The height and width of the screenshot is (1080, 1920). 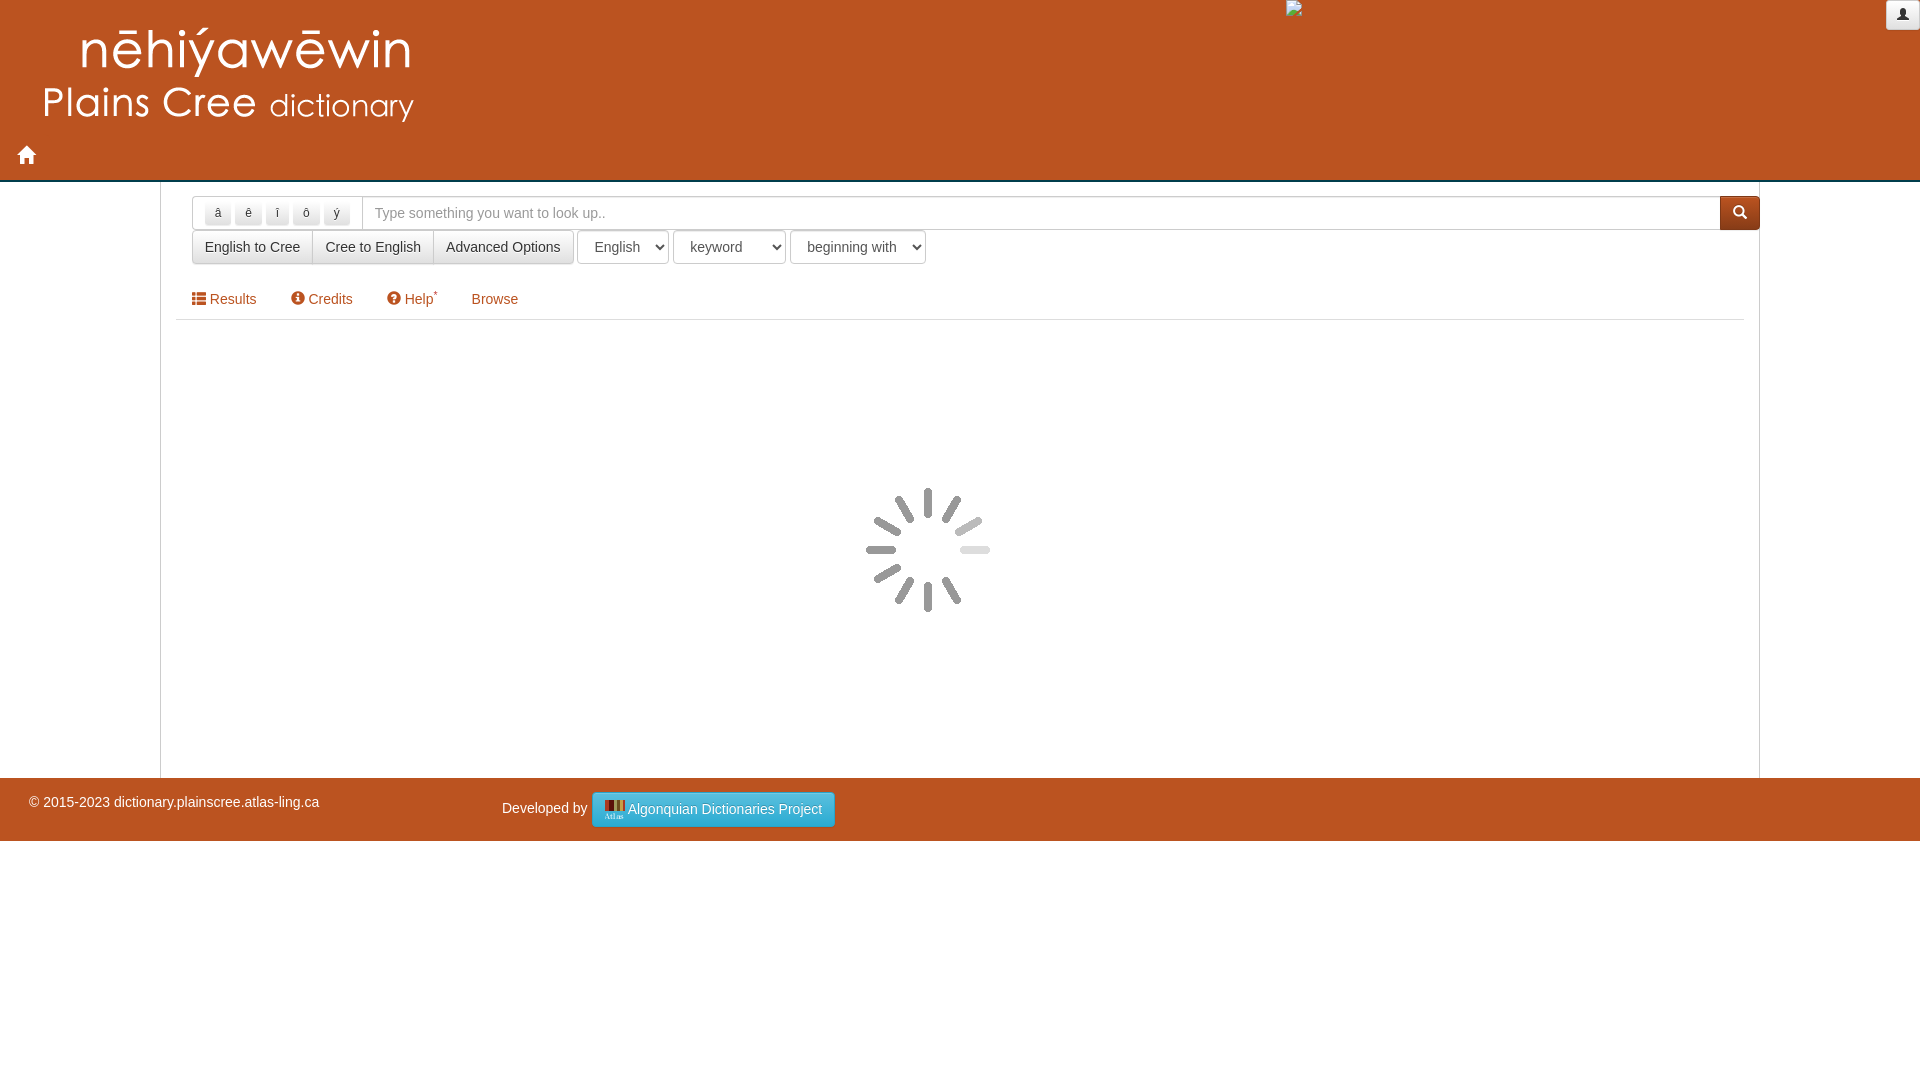 What do you see at coordinates (714, 808) in the screenshot?
I see `'Algonquian Dictionaries Project'` at bounding box center [714, 808].